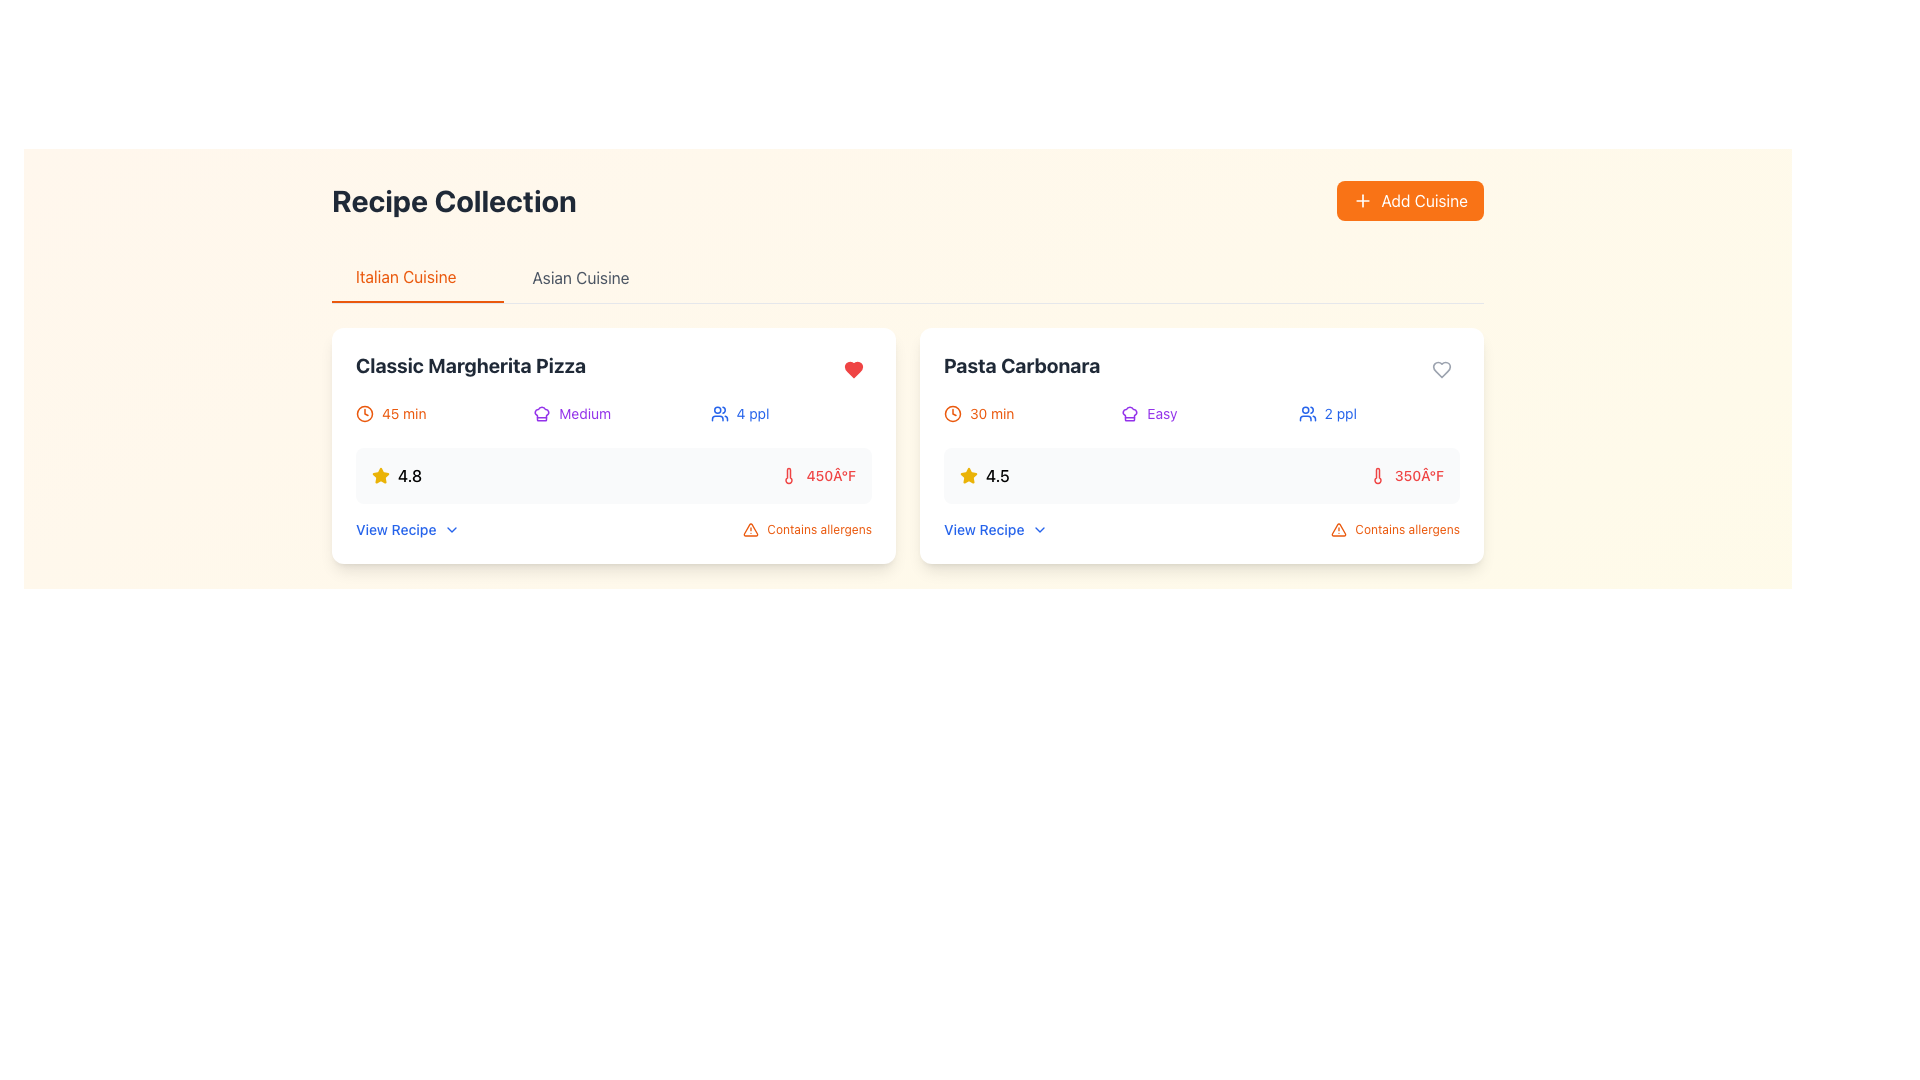  Describe the element at coordinates (831, 475) in the screenshot. I see `the label displaying the recommended cooking temperature for the 'Classic Margherita Pizza' recipe, located in the lower right section of the recipe information card` at that location.